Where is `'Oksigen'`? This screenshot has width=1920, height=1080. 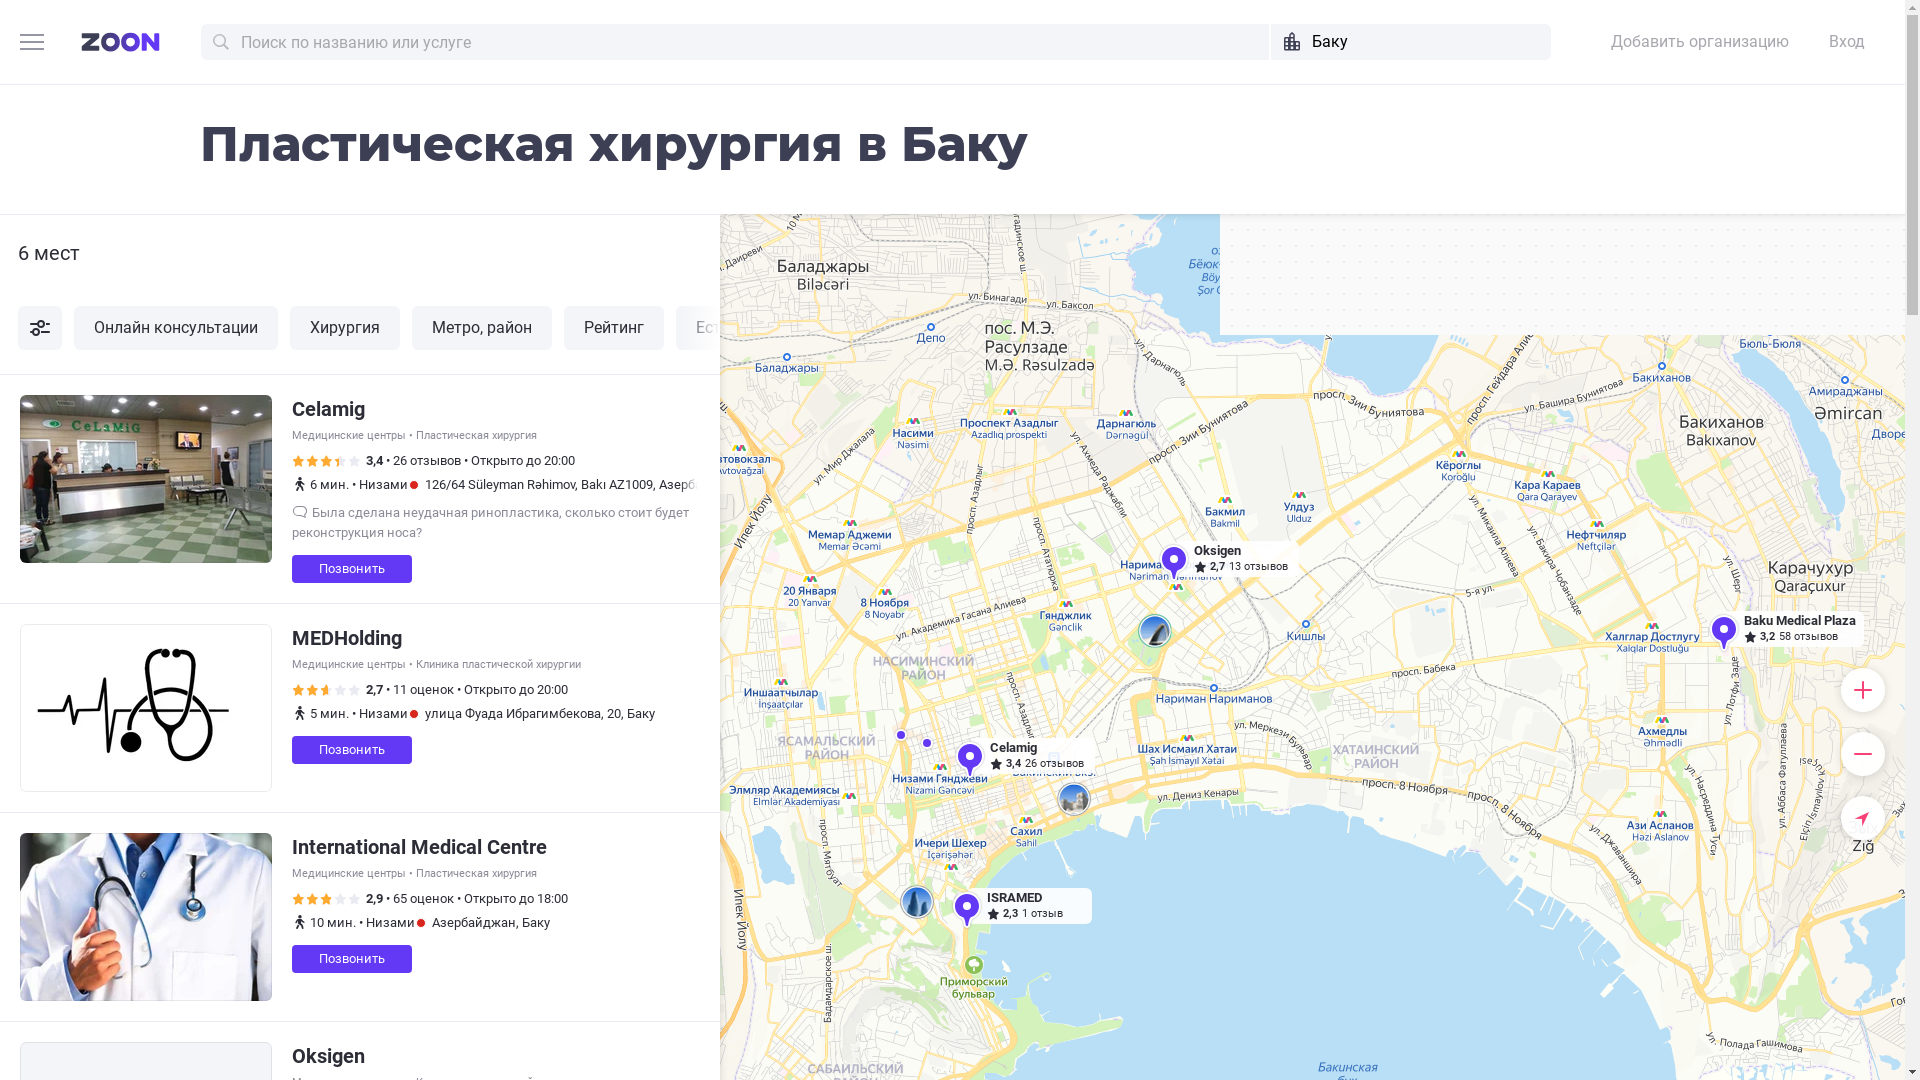 'Oksigen' is located at coordinates (291, 1055).